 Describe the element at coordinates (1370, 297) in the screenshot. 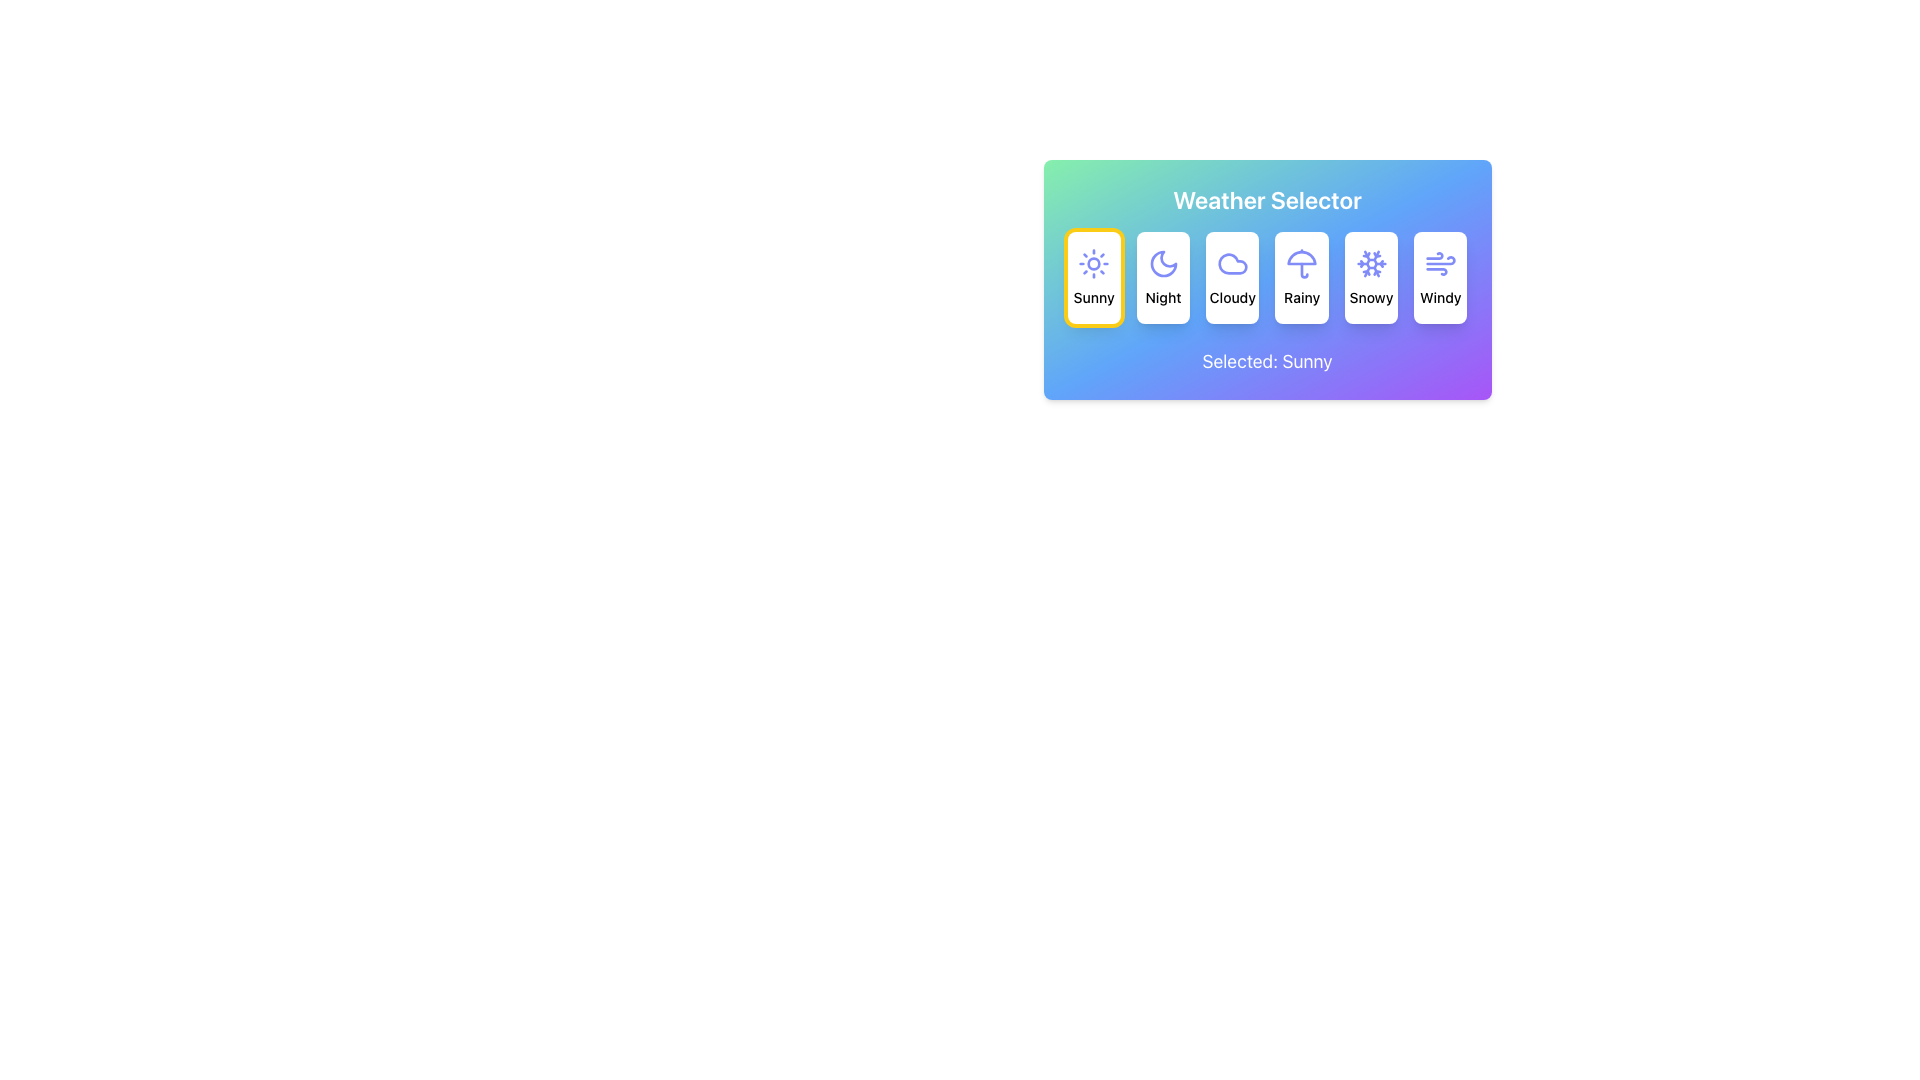

I see `the text label displaying 'Snowy', which is styled with a medium-sized font and located within the sixth card of weather options between 'Rainy' and 'Windy'` at that location.